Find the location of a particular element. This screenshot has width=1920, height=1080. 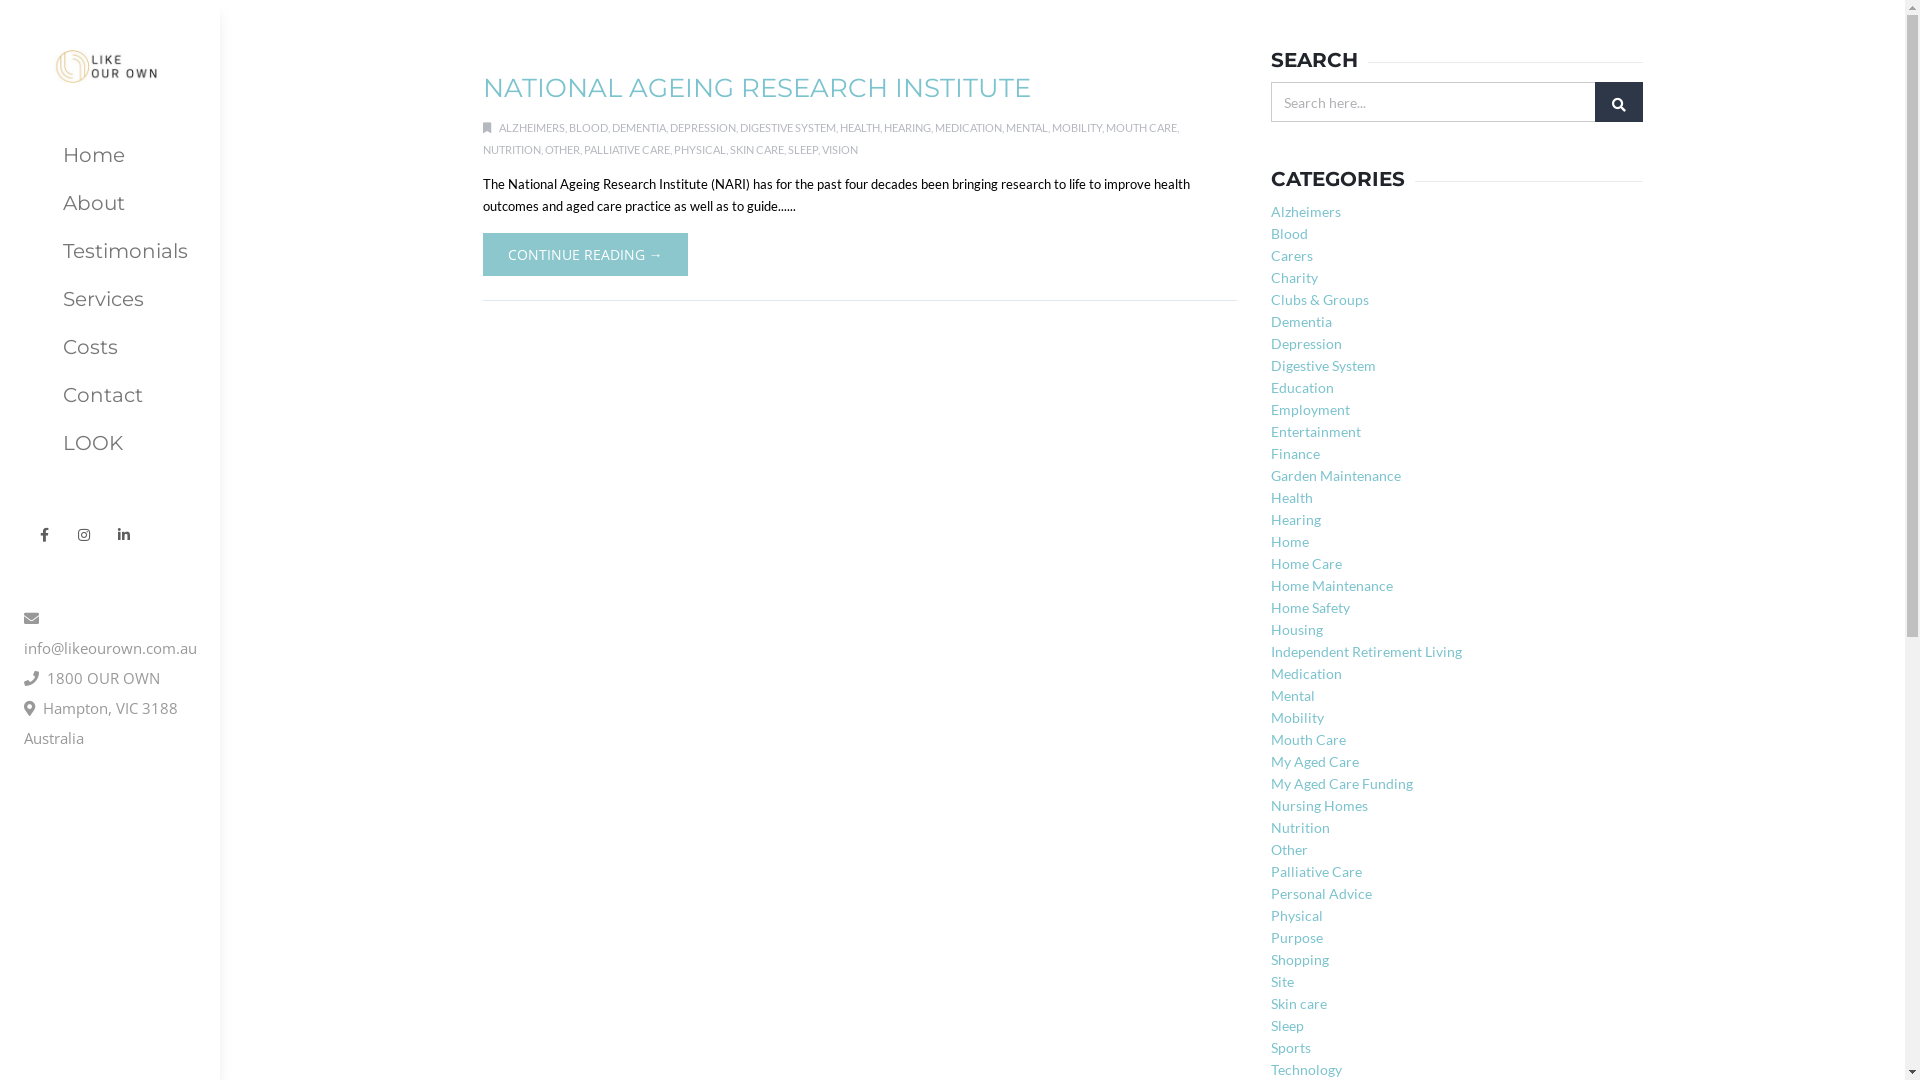

'DIGESTIVE SYSTEM' is located at coordinates (786, 126).